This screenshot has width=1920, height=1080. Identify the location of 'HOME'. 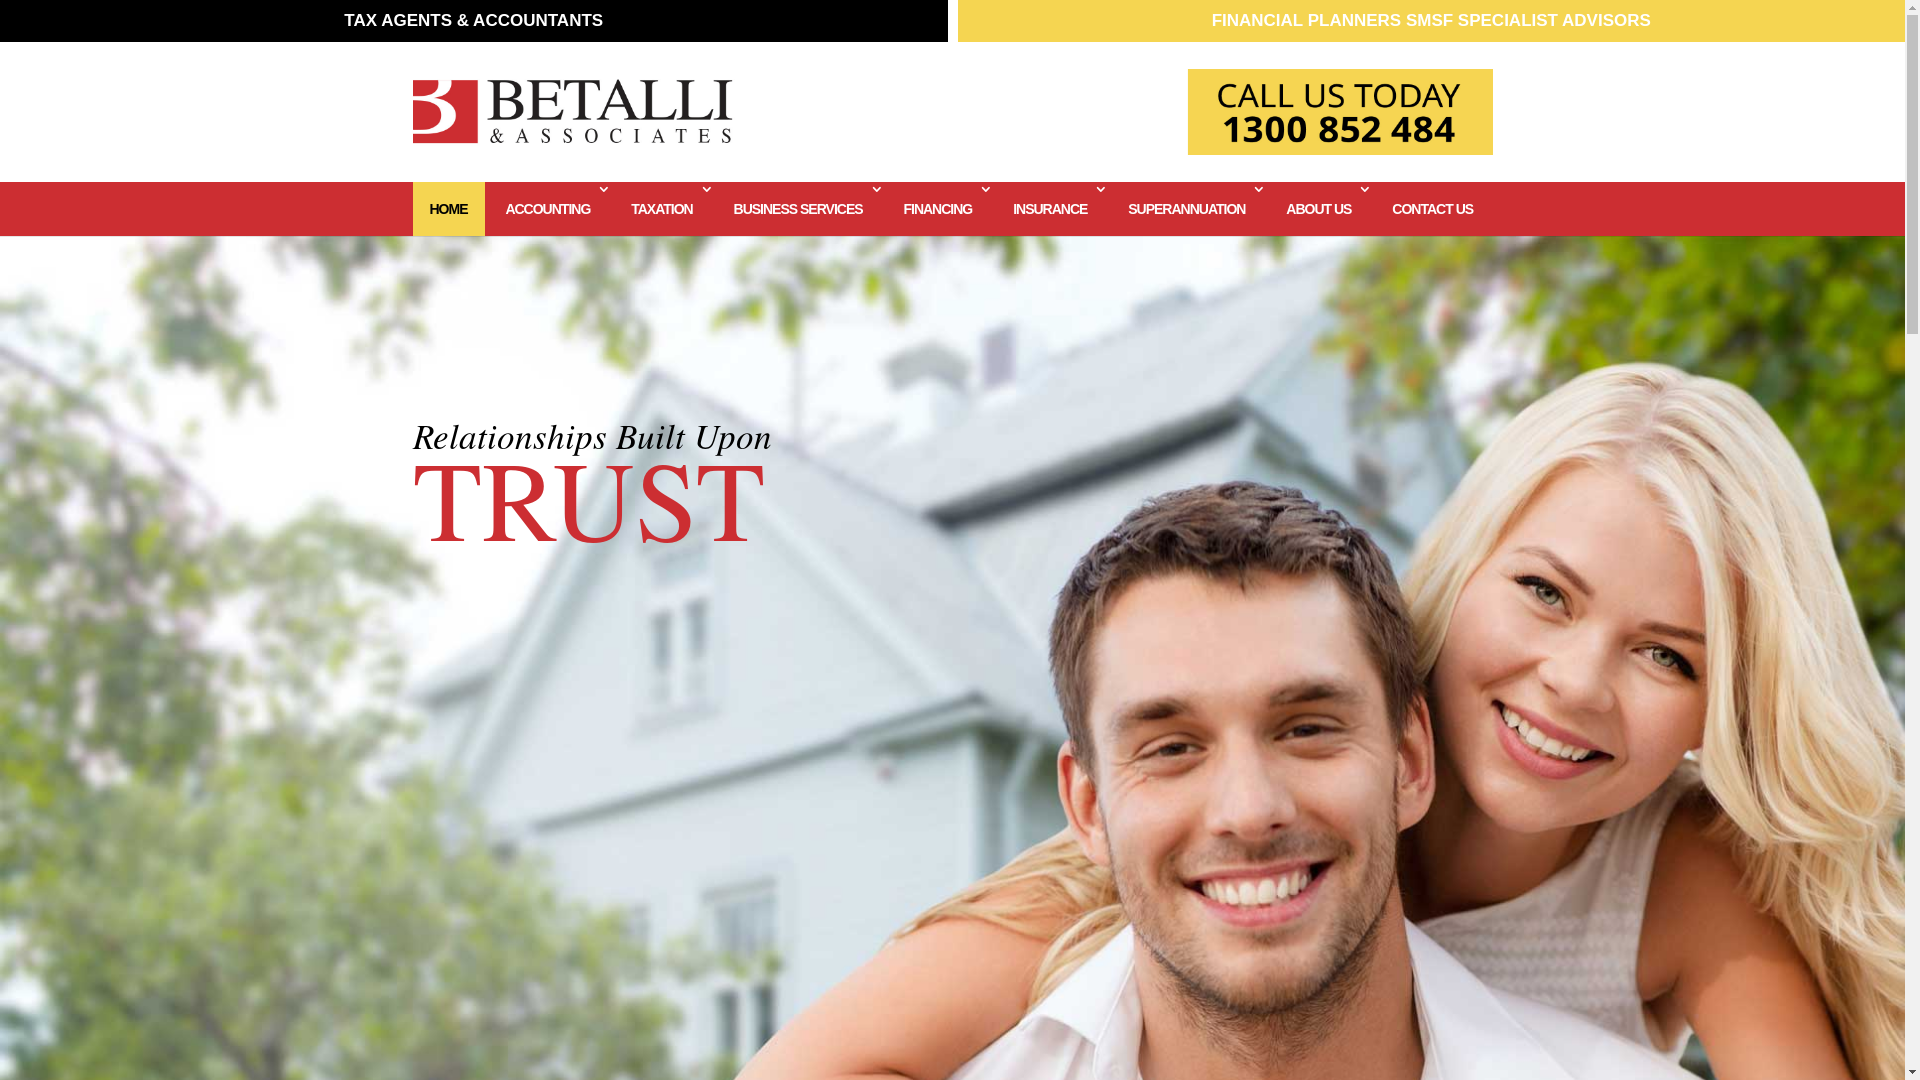
(446, 208).